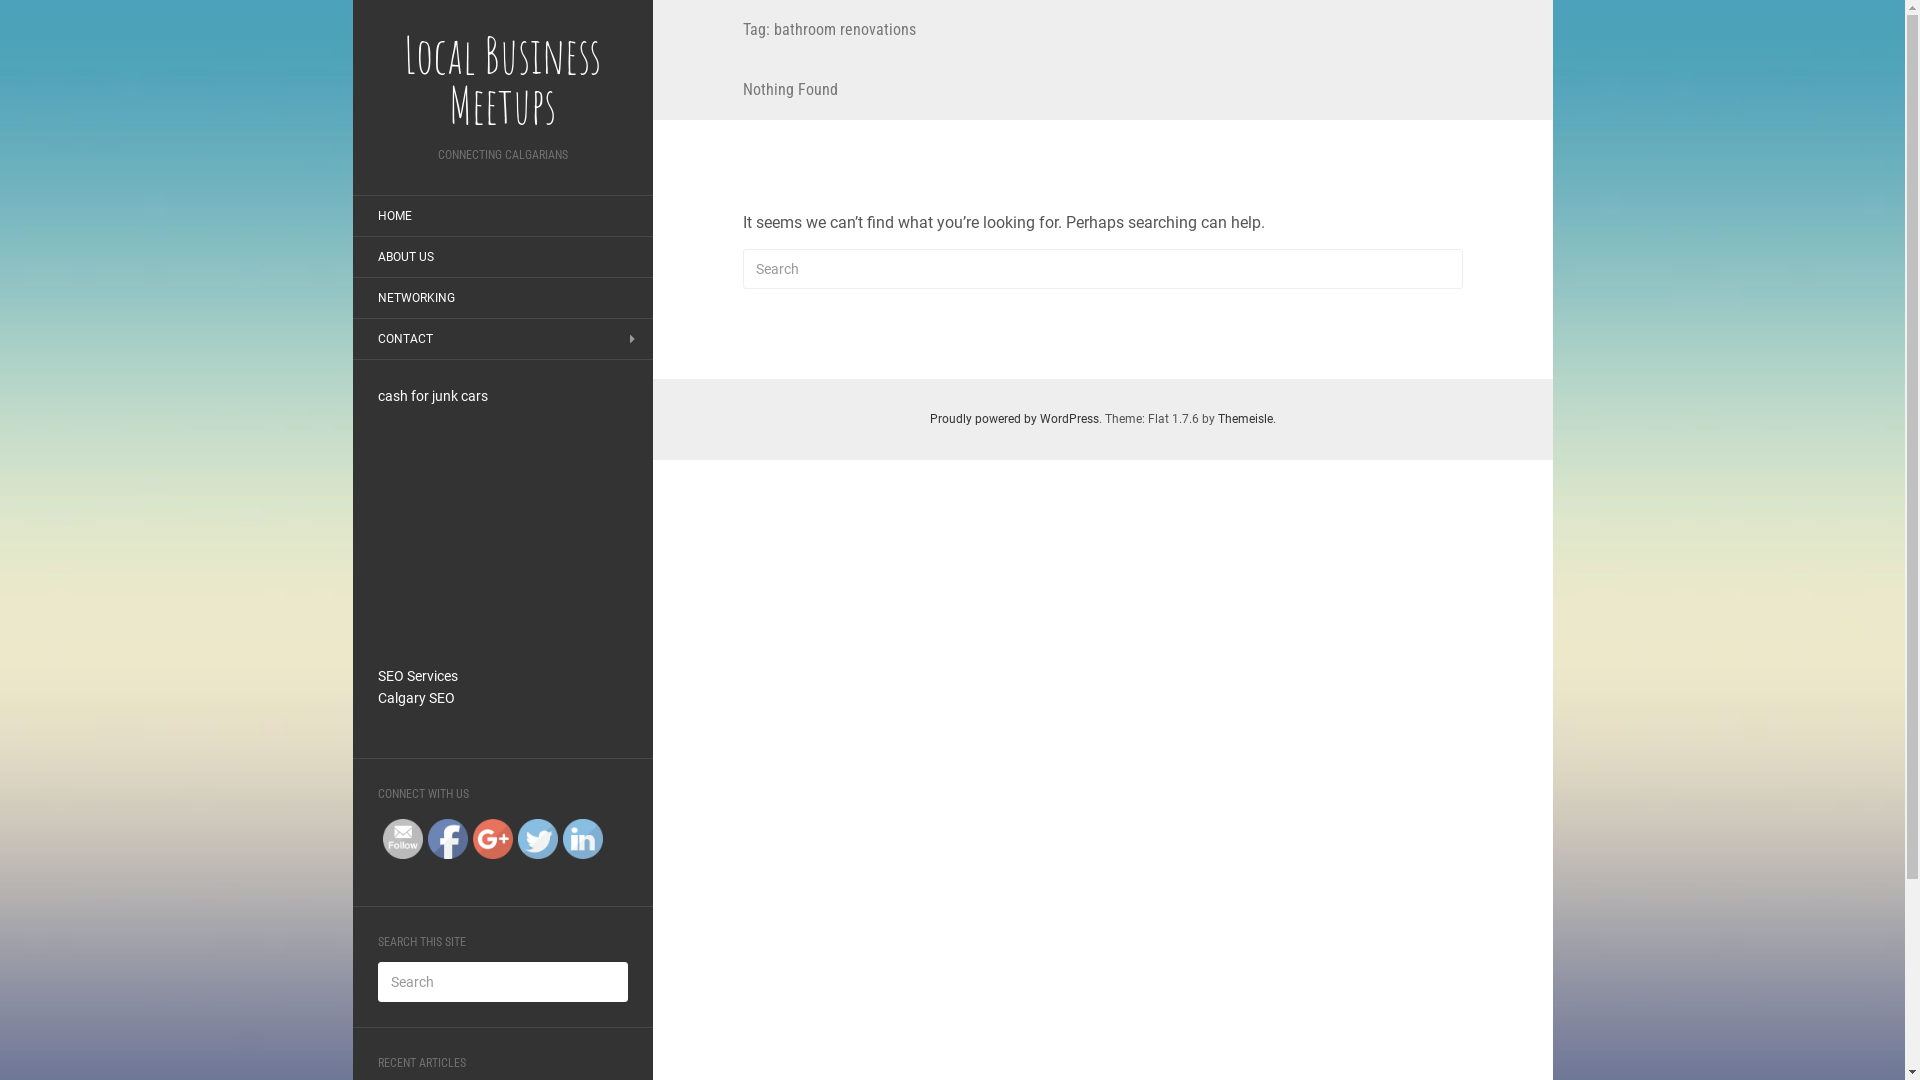 The width and height of the screenshot is (1920, 1080). What do you see at coordinates (502, 79) in the screenshot?
I see `'Local Business Meetups'` at bounding box center [502, 79].